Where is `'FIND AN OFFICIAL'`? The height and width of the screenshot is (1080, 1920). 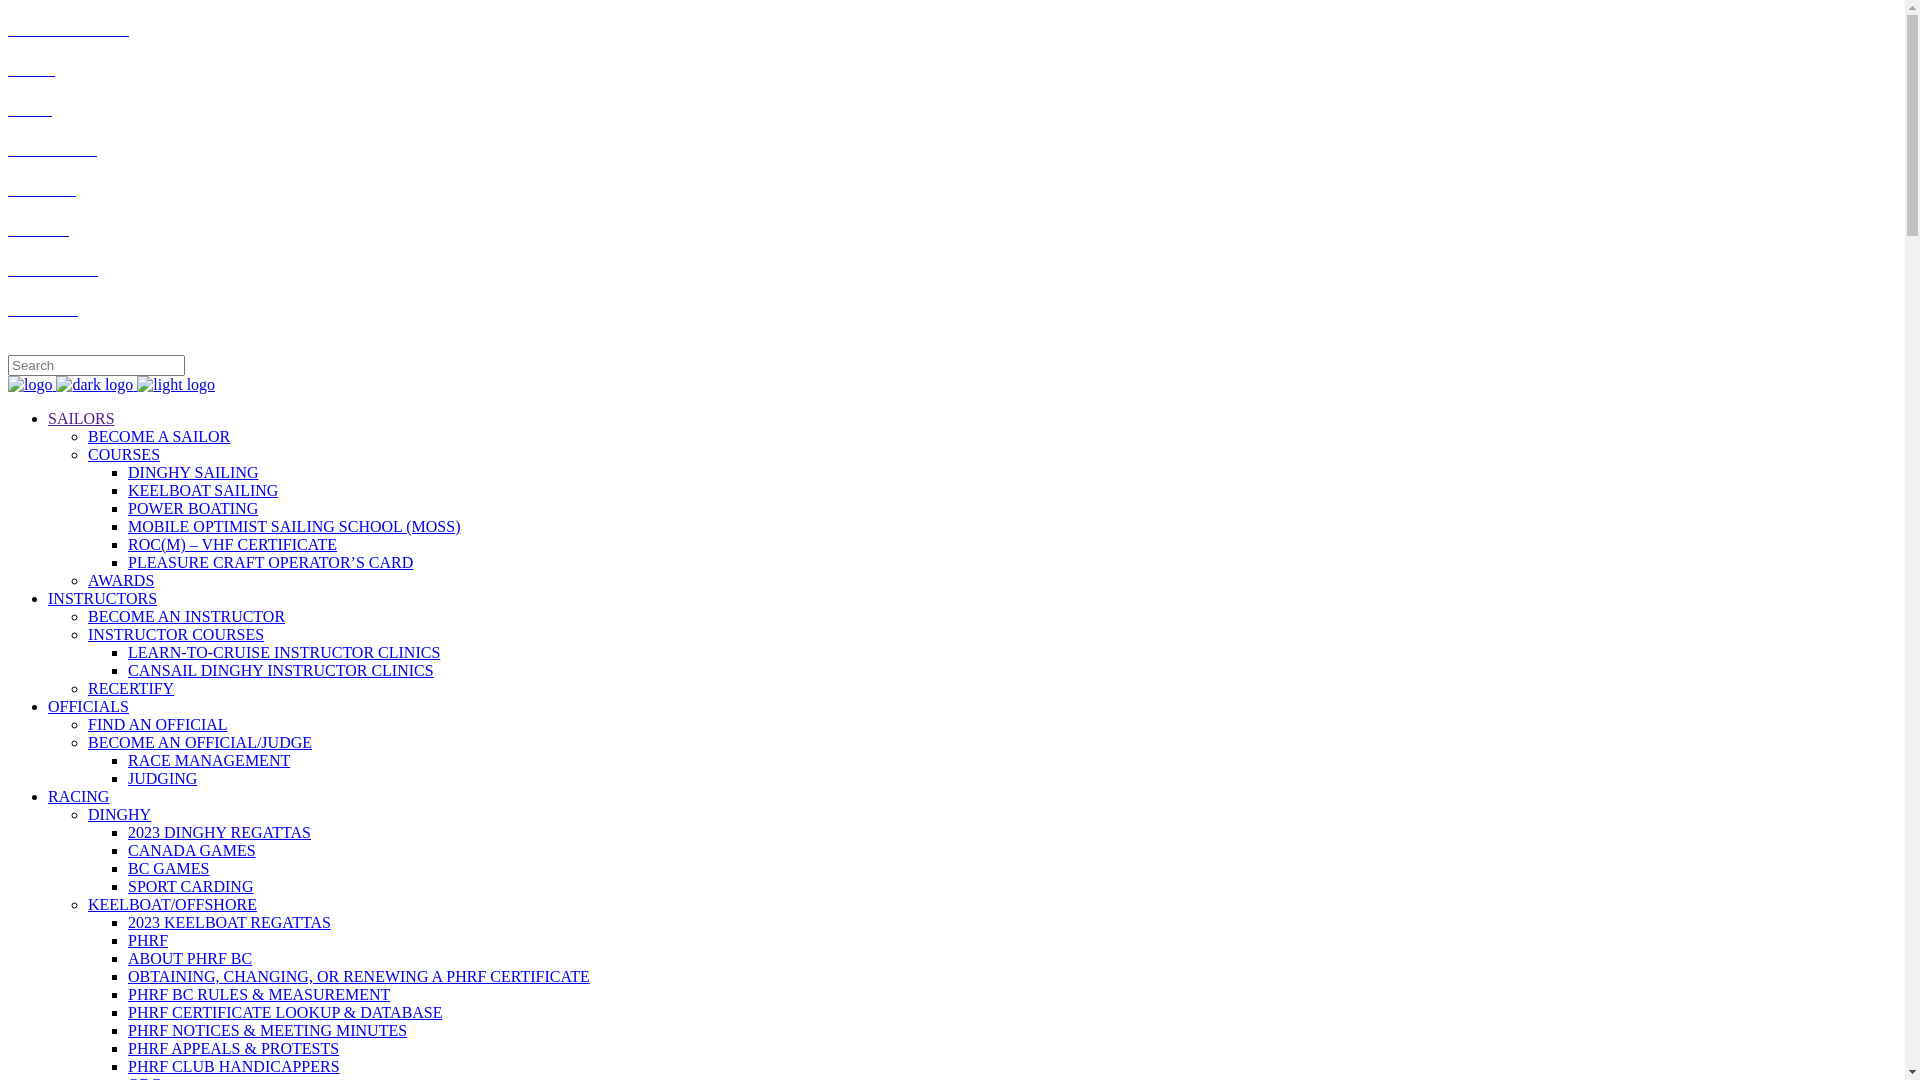 'FIND AN OFFICIAL' is located at coordinates (157, 724).